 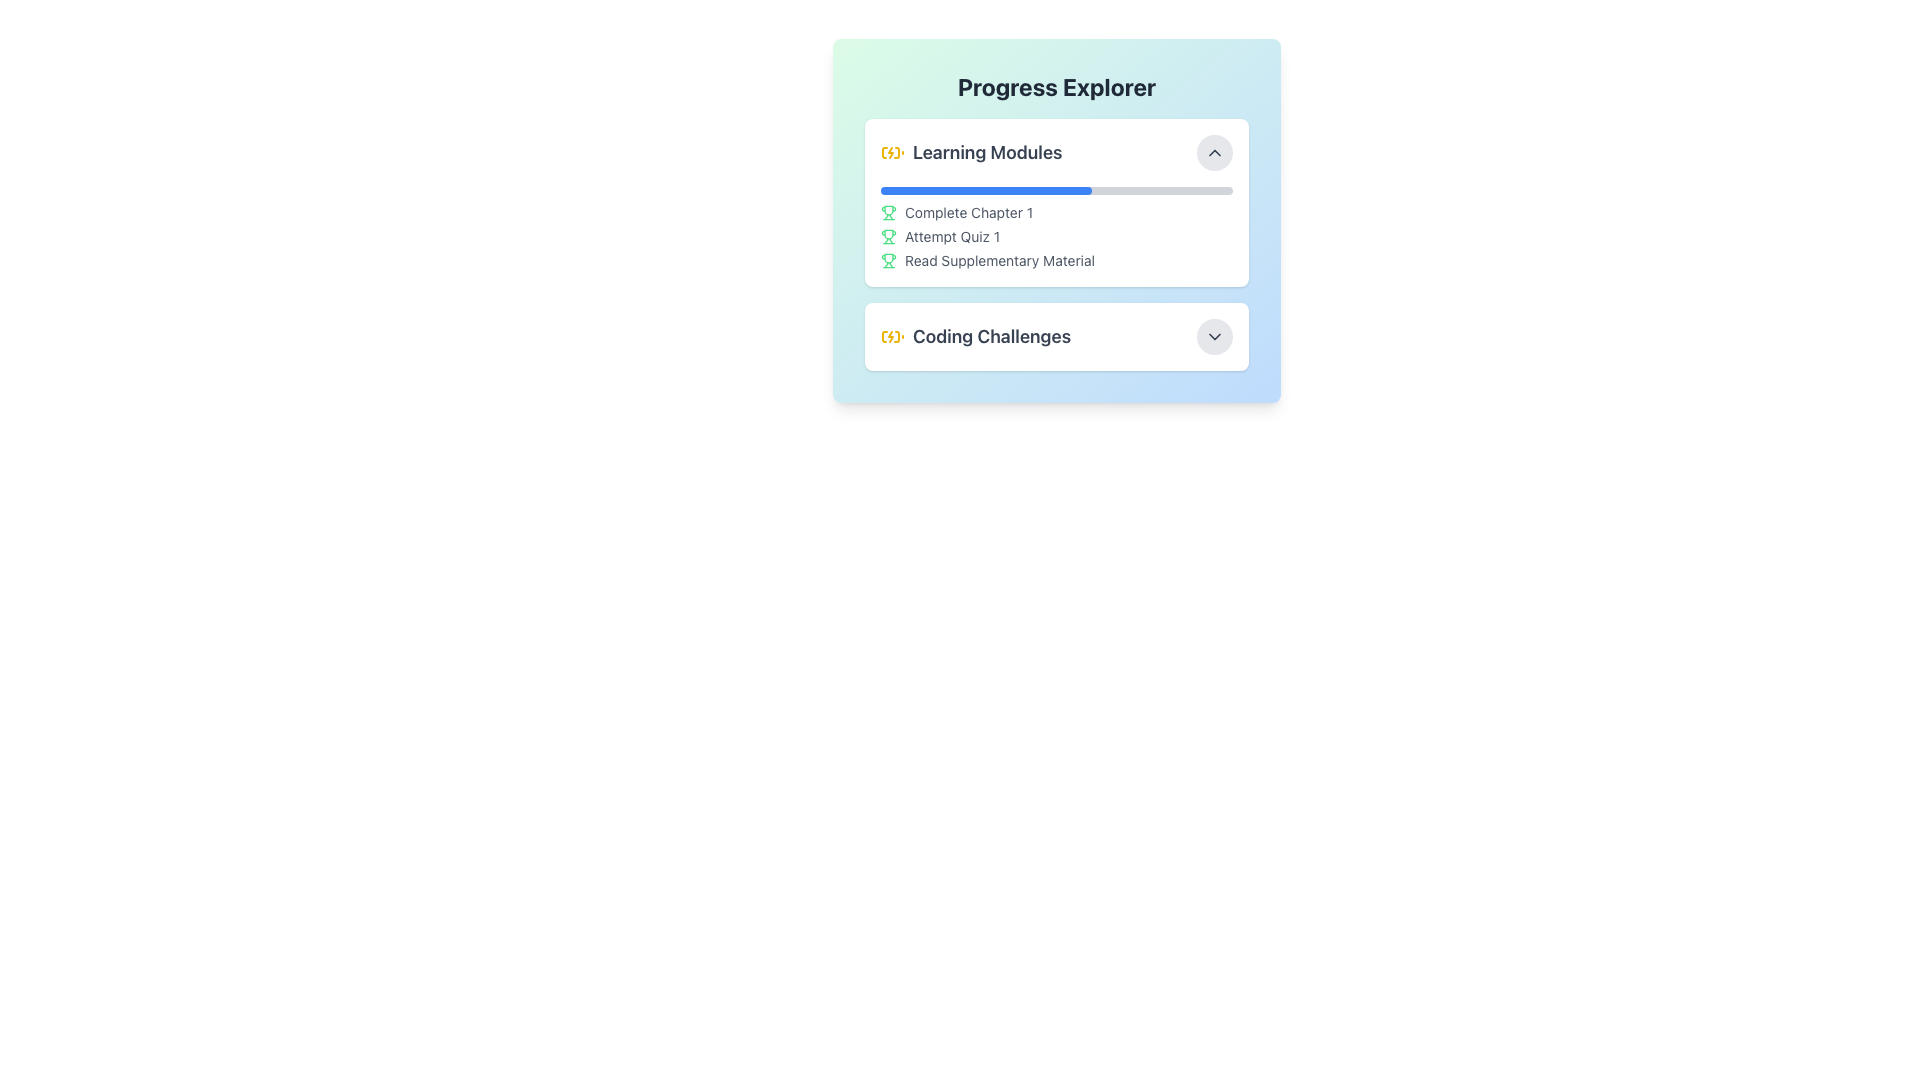 I want to click on the circular button with a light gray background and a downward-facing chevron icon, located to the right of the 'Coding Challenges' section, so click(x=1213, y=335).